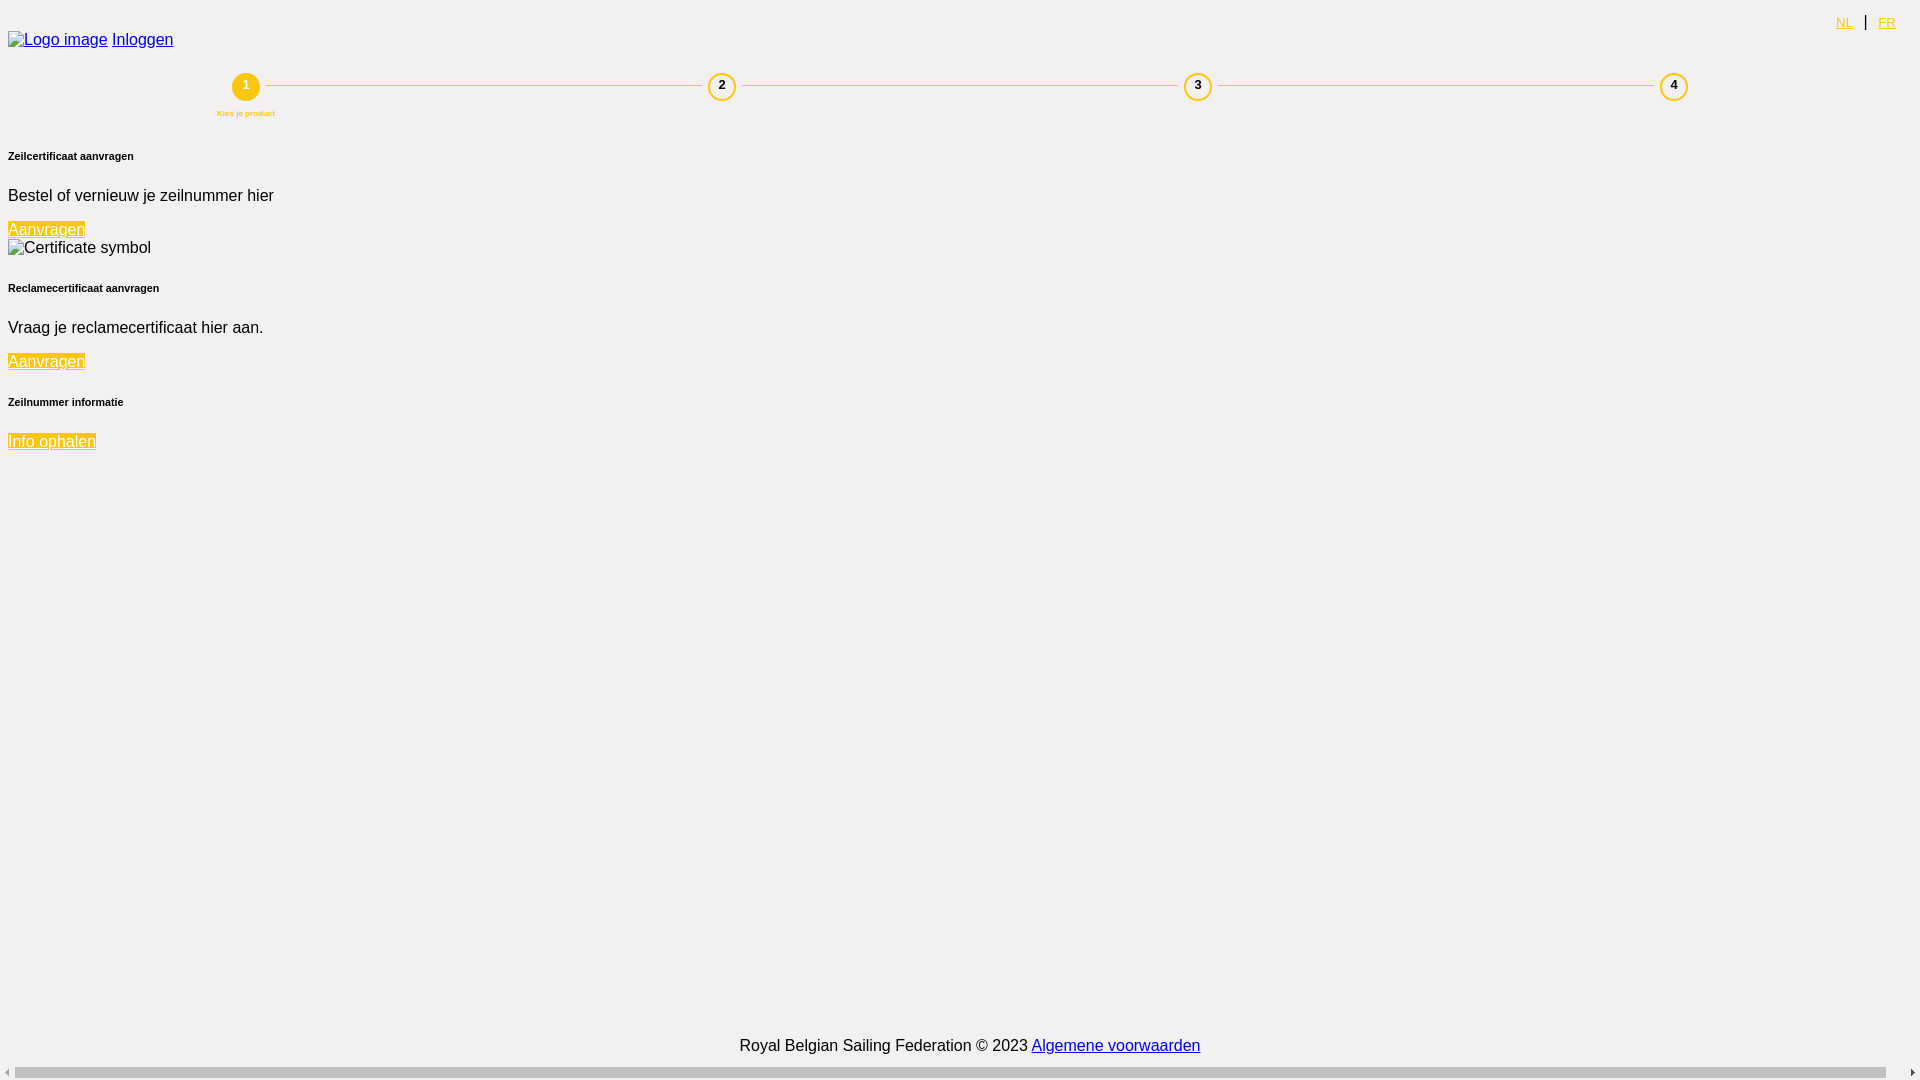 Image resolution: width=1920 pixels, height=1080 pixels. I want to click on 'Inloggen', so click(141, 39).